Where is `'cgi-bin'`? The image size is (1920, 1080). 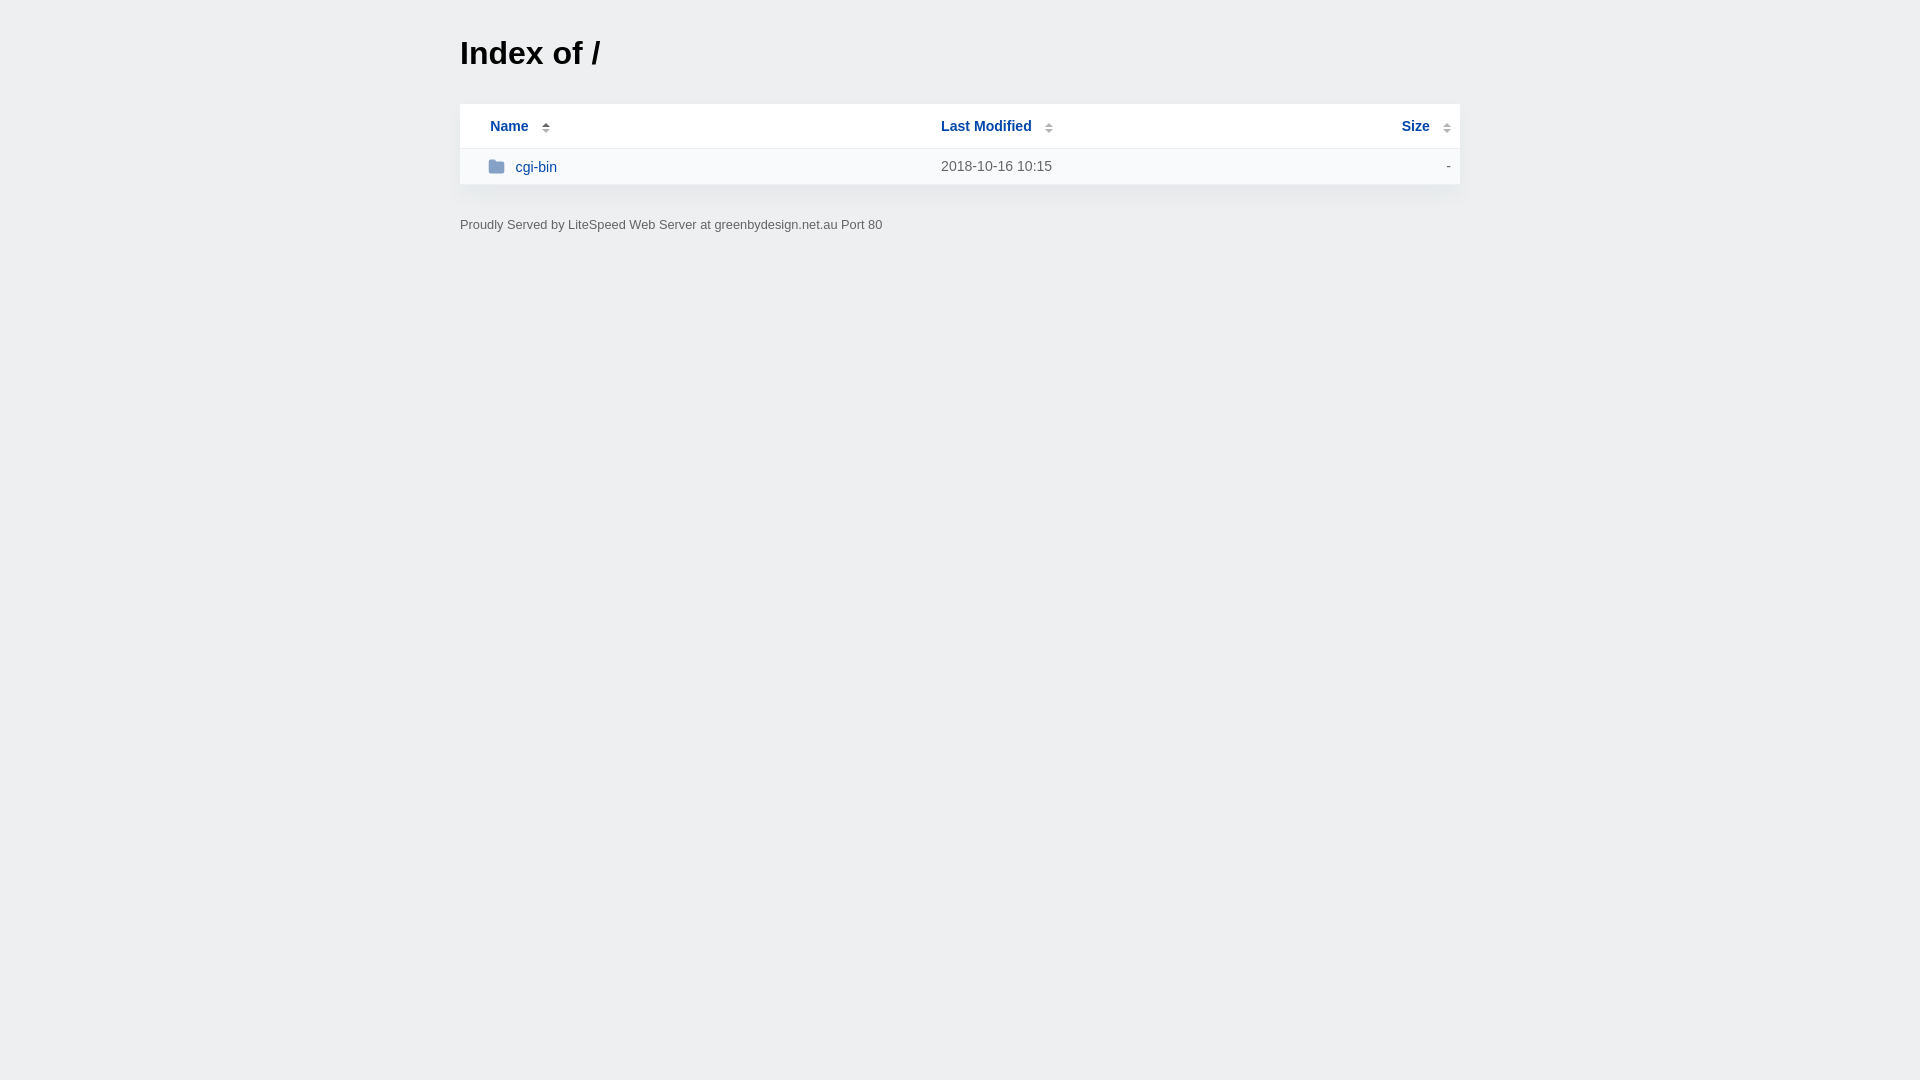 'cgi-bin' is located at coordinates (705, 165).